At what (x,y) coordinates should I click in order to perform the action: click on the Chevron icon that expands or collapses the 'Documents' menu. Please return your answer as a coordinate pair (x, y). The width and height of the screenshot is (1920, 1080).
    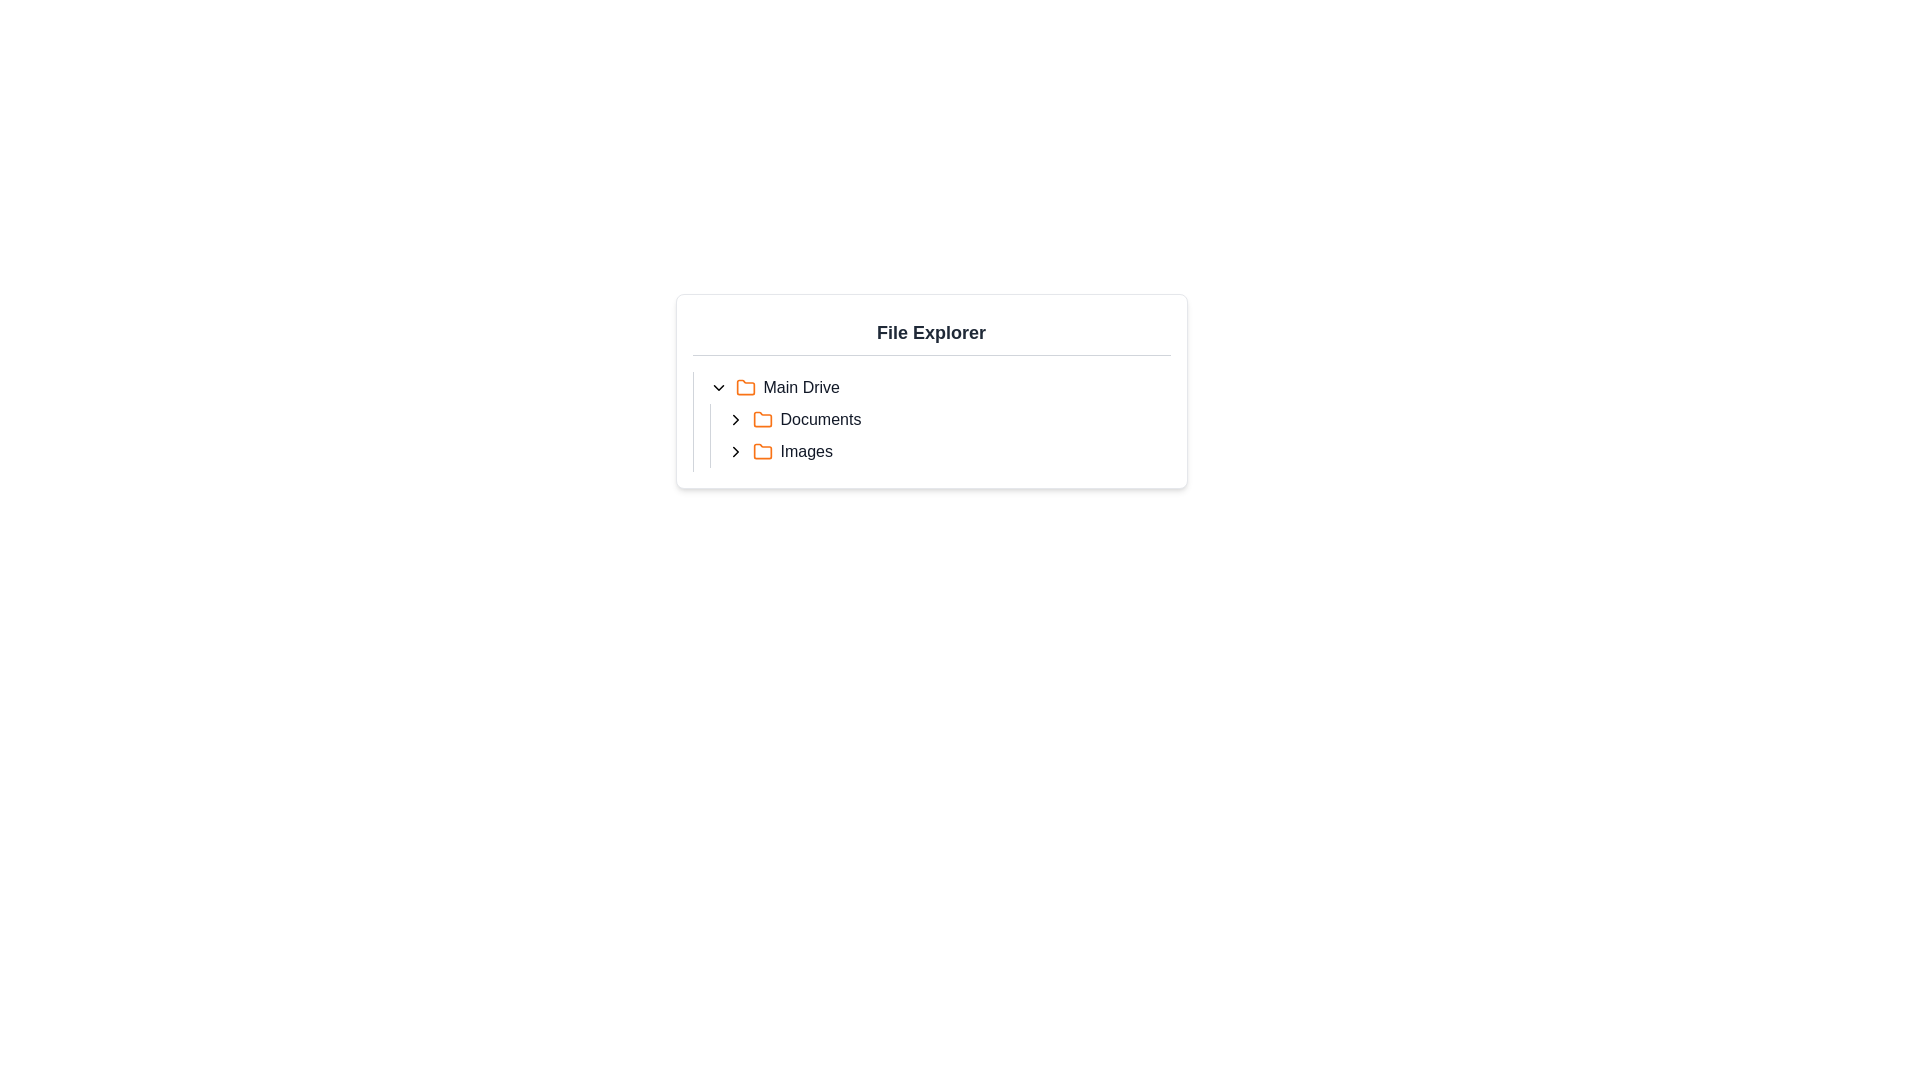
    Looking at the image, I should click on (734, 419).